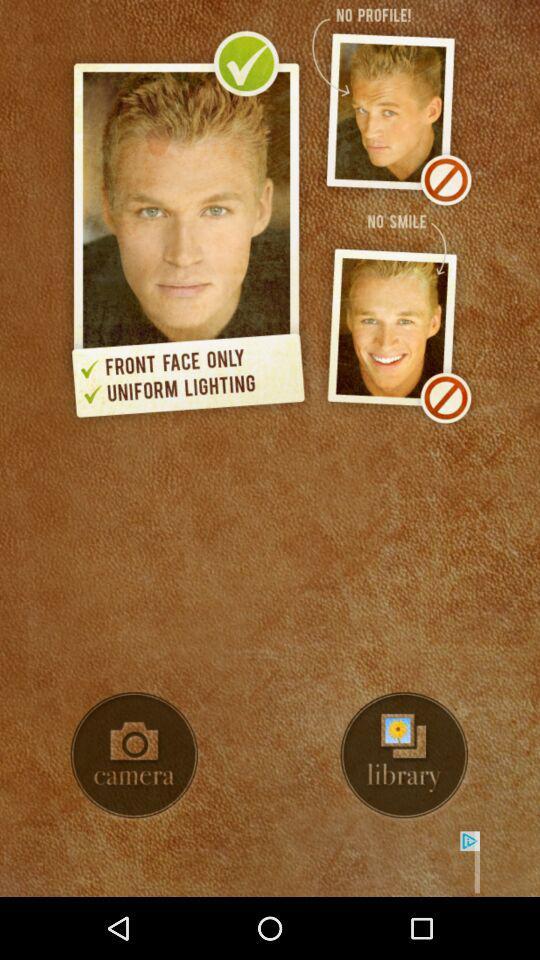  Describe the element at coordinates (270, 863) in the screenshot. I see `item at the bottom` at that location.